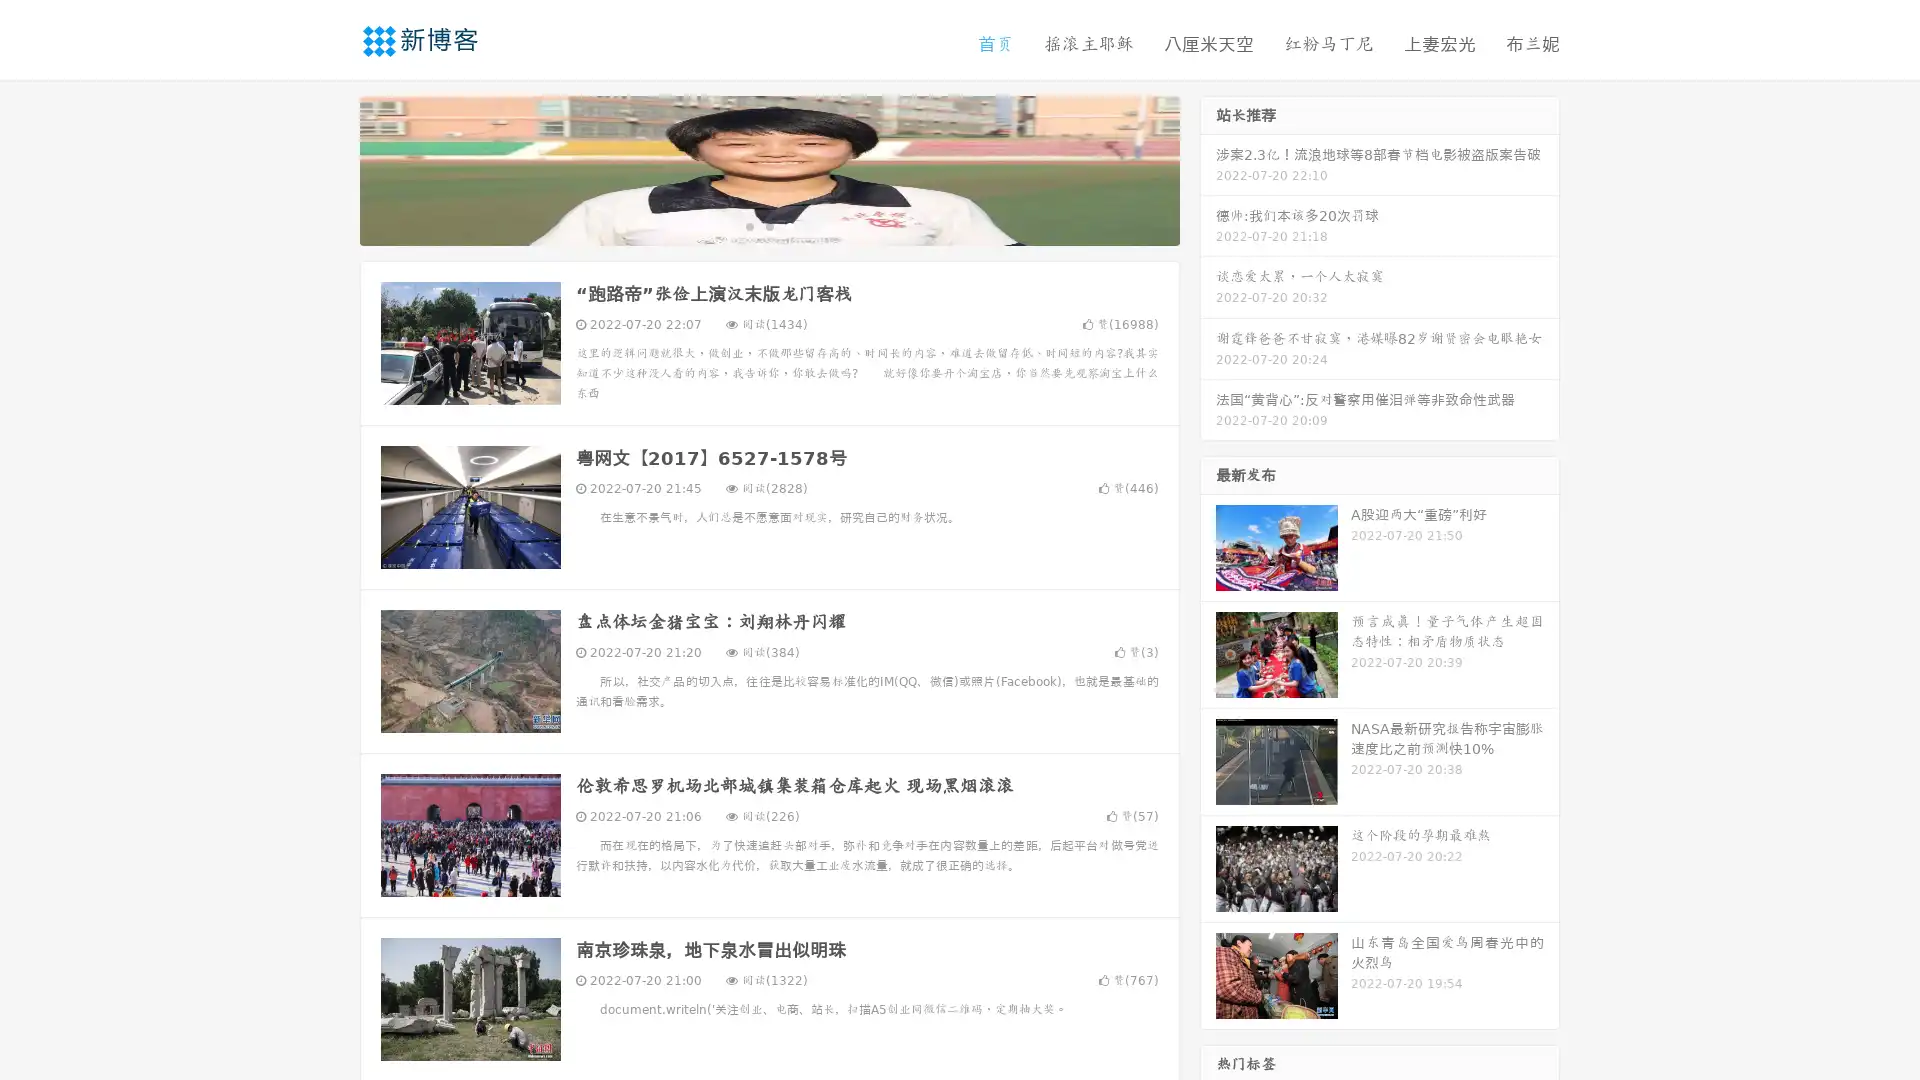  Describe the element at coordinates (748, 225) in the screenshot. I see `Go to slide 1` at that location.